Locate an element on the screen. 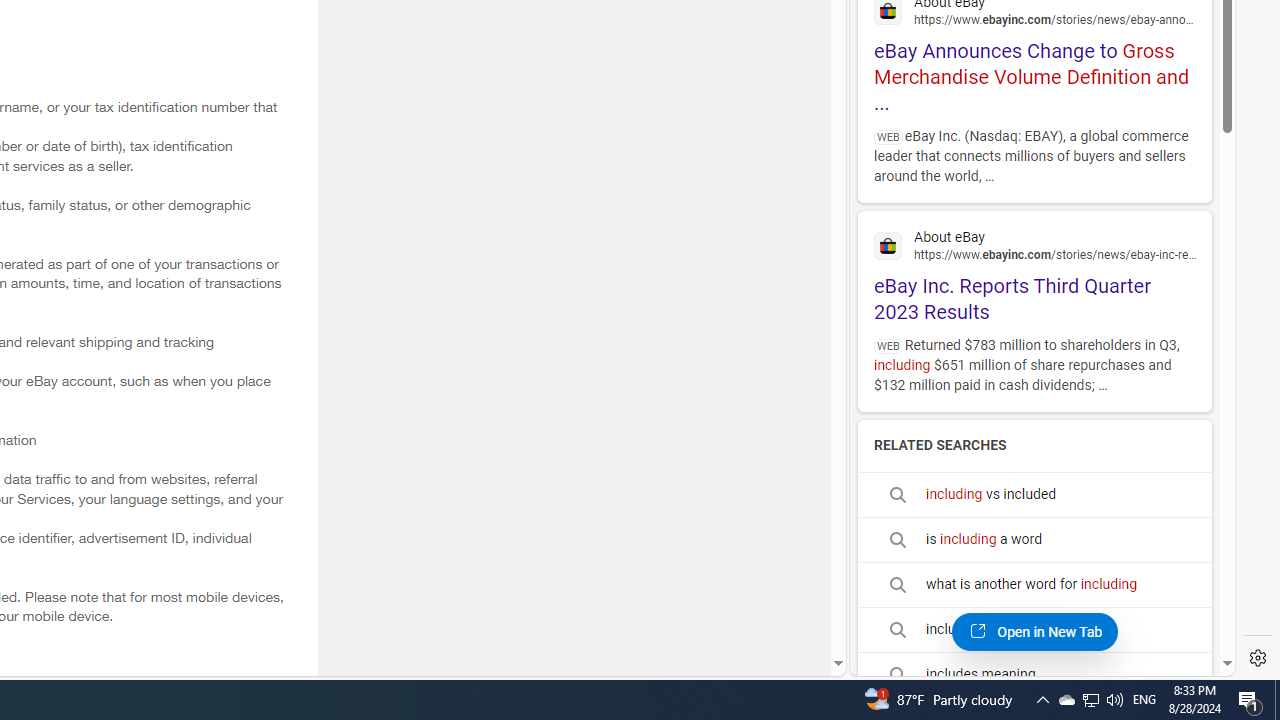 The height and width of the screenshot is (720, 1280). 'includes synonym' is located at coordinates (1034, 630).